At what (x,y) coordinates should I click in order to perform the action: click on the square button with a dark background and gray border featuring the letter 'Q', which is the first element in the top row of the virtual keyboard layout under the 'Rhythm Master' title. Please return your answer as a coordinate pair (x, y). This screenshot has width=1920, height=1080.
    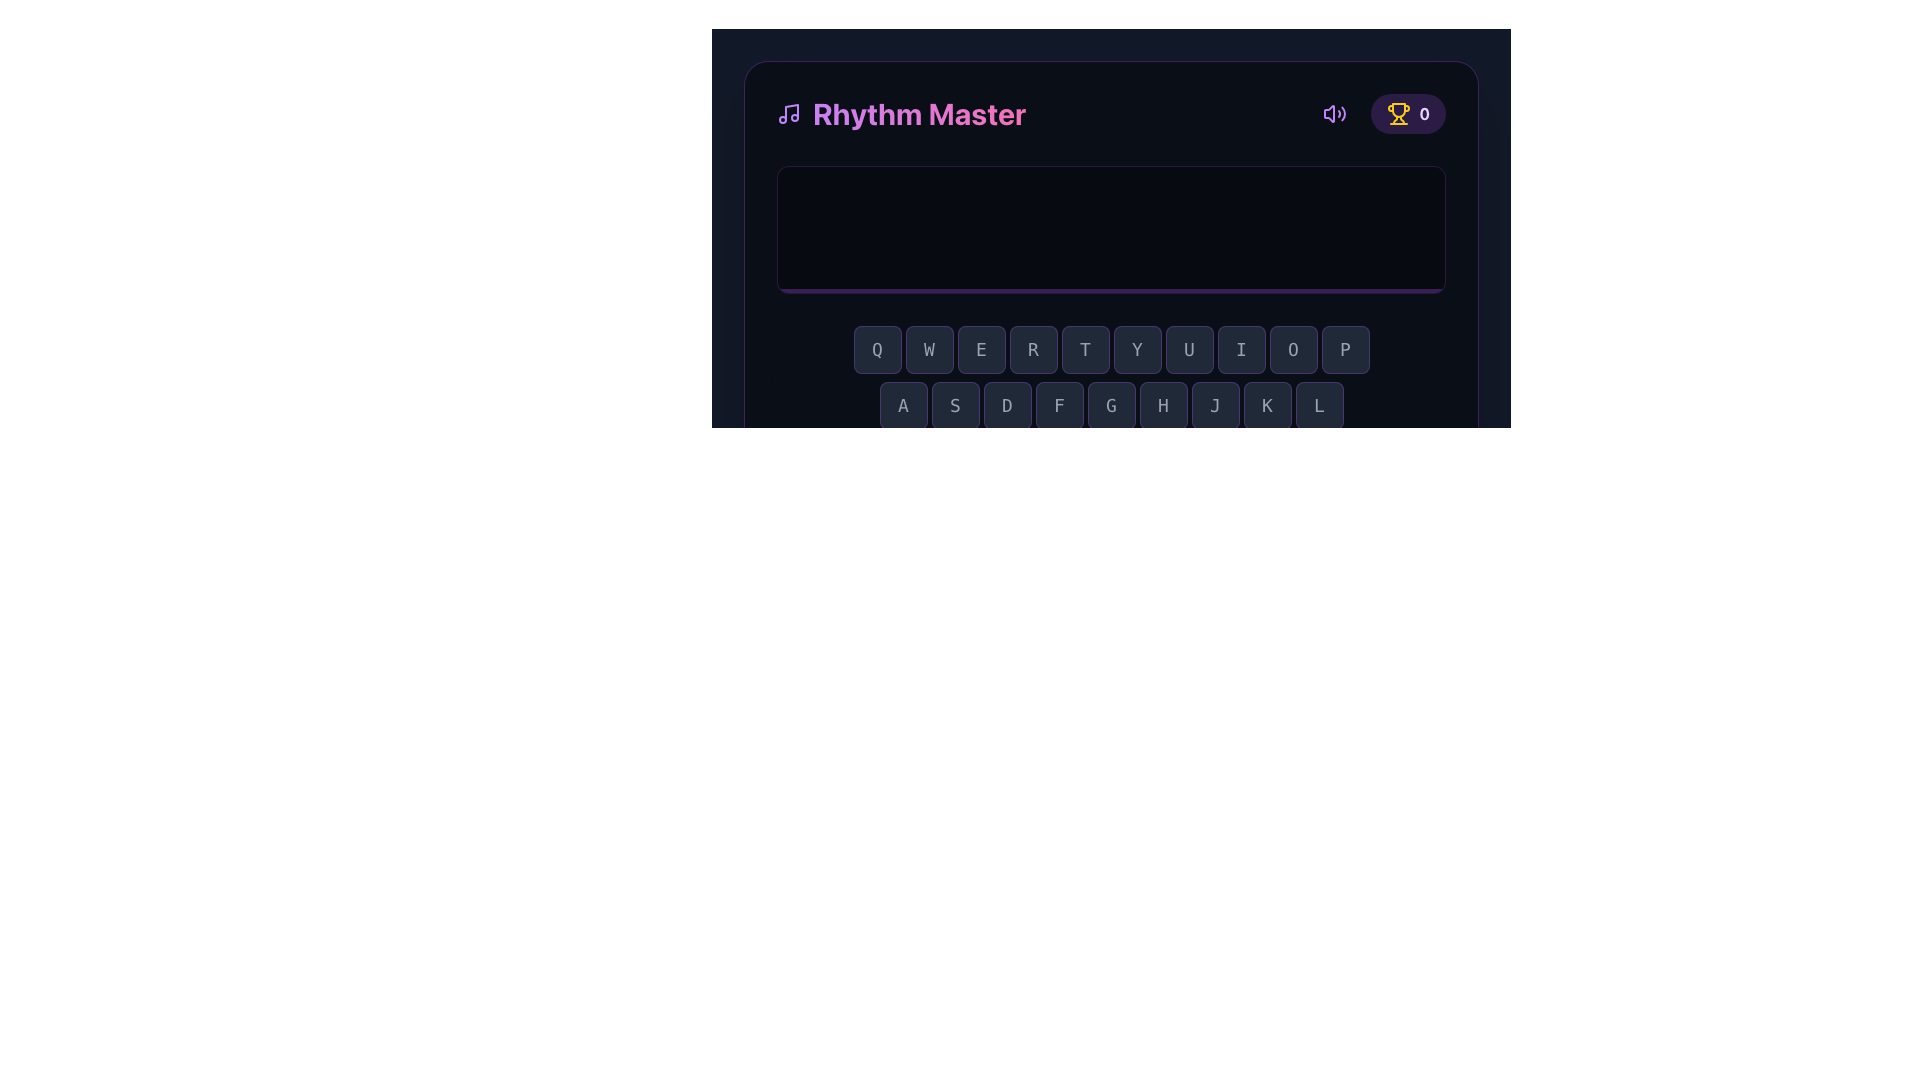
    Looking at the image, I should click on (877, 349).